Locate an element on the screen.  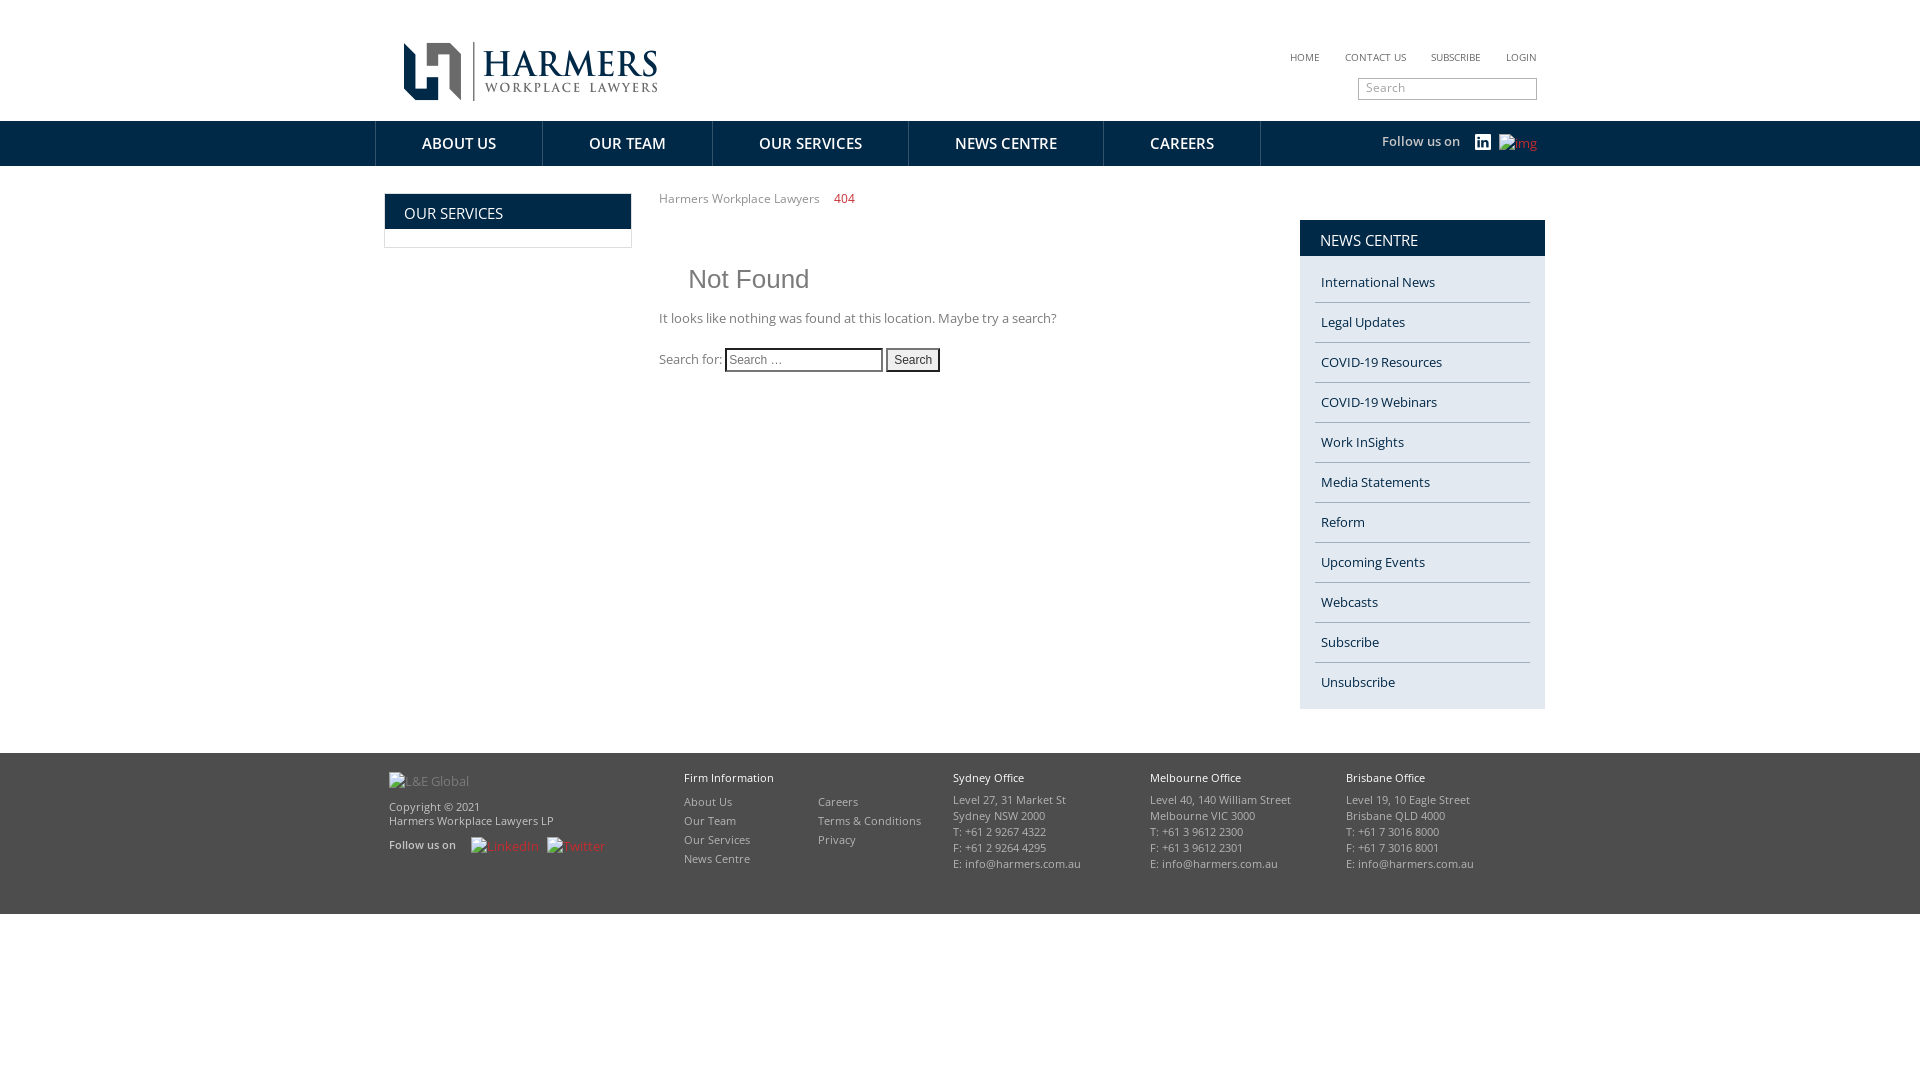
'International News' is located at coordinates (1421, 282).